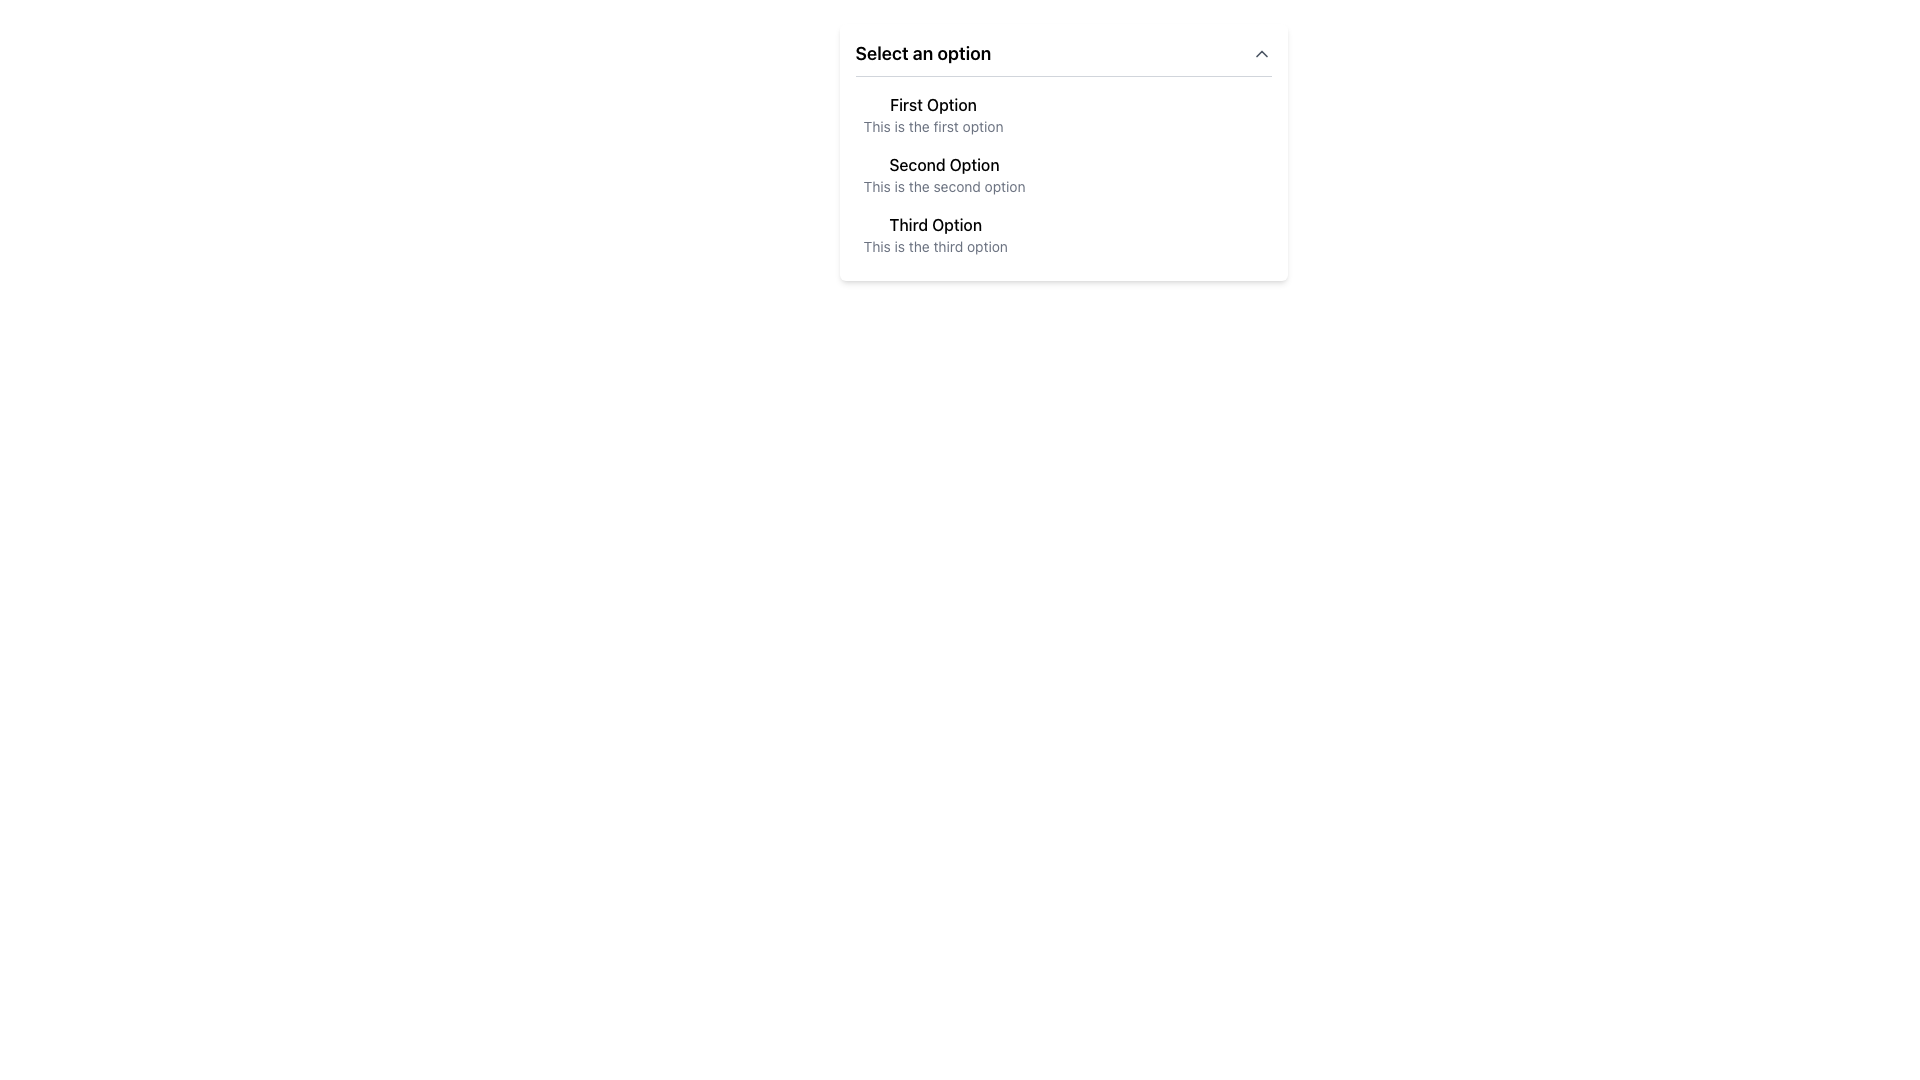 The image size is (1920, 1080). I want to click on the list item labeled 'First Option', so click(1062, 115).